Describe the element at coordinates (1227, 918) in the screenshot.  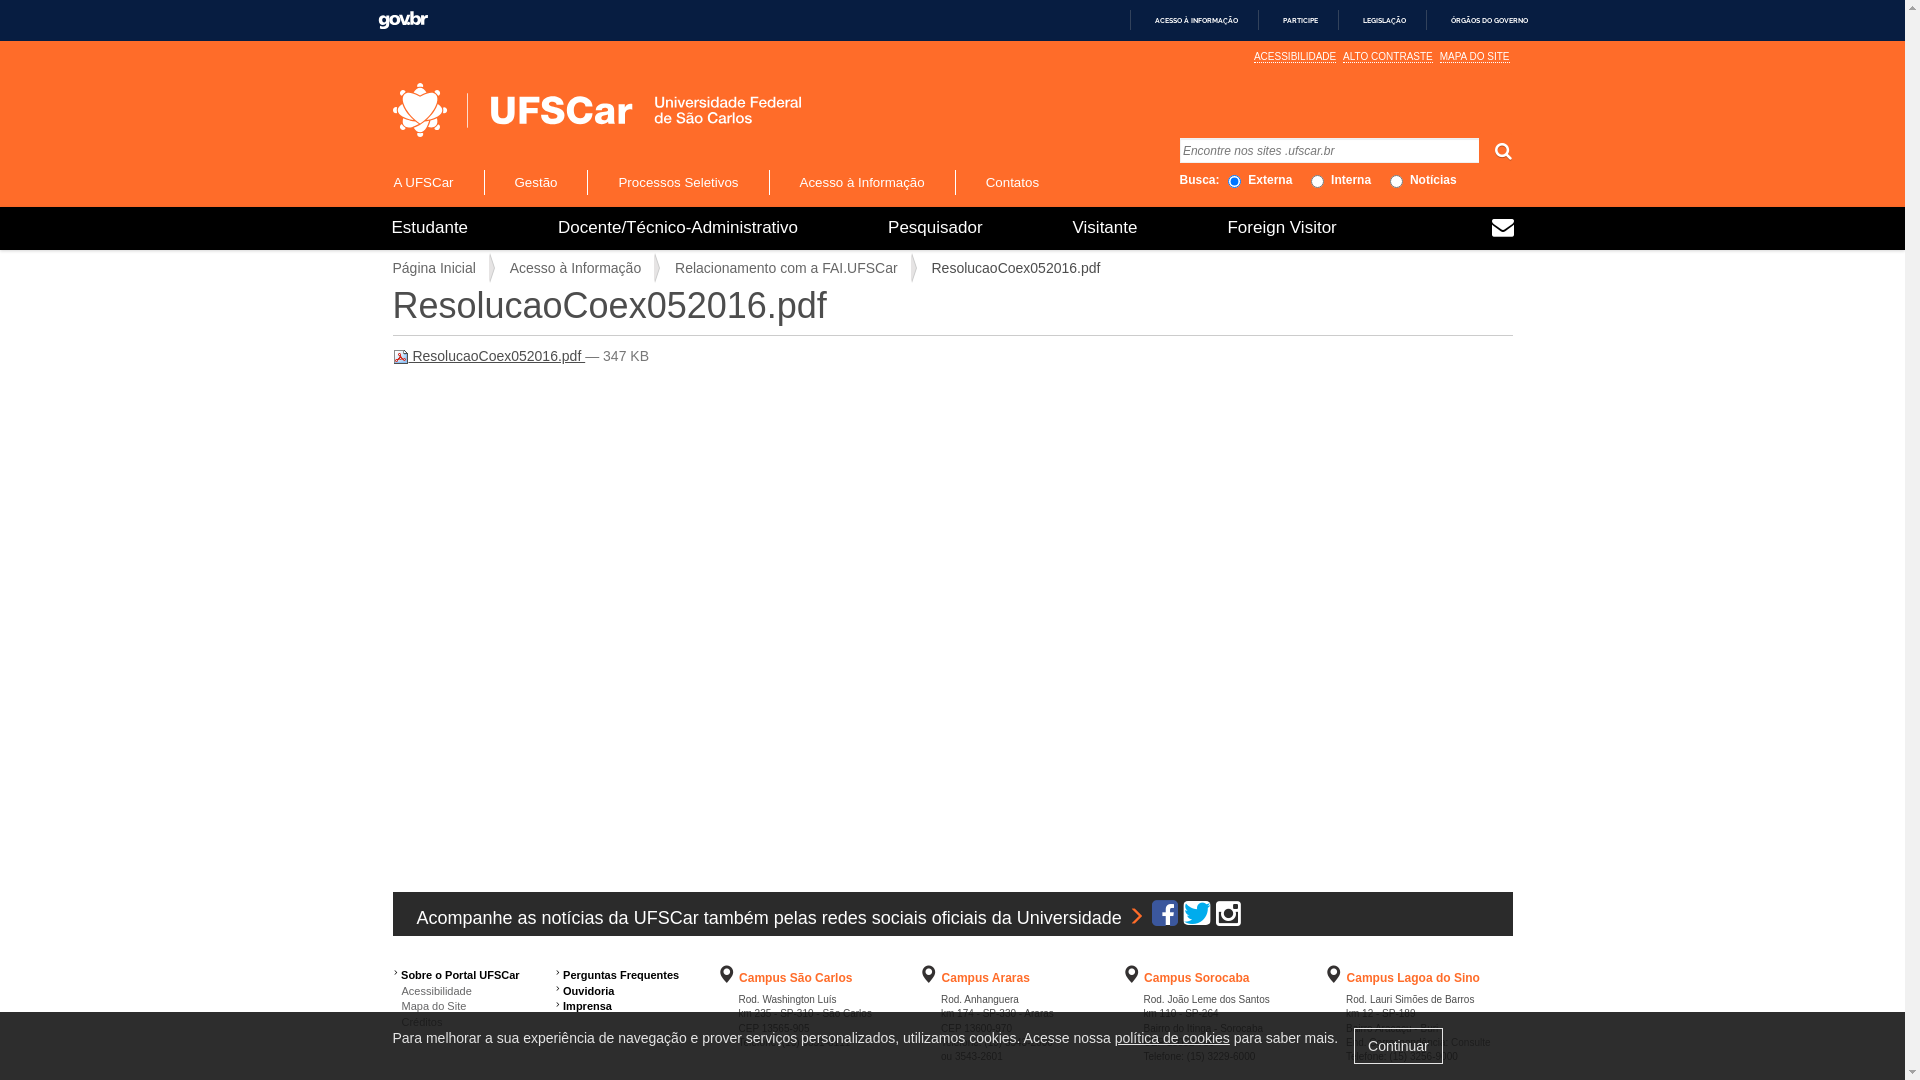
I see `'Instagram UFSCar Oficial'` at that location.